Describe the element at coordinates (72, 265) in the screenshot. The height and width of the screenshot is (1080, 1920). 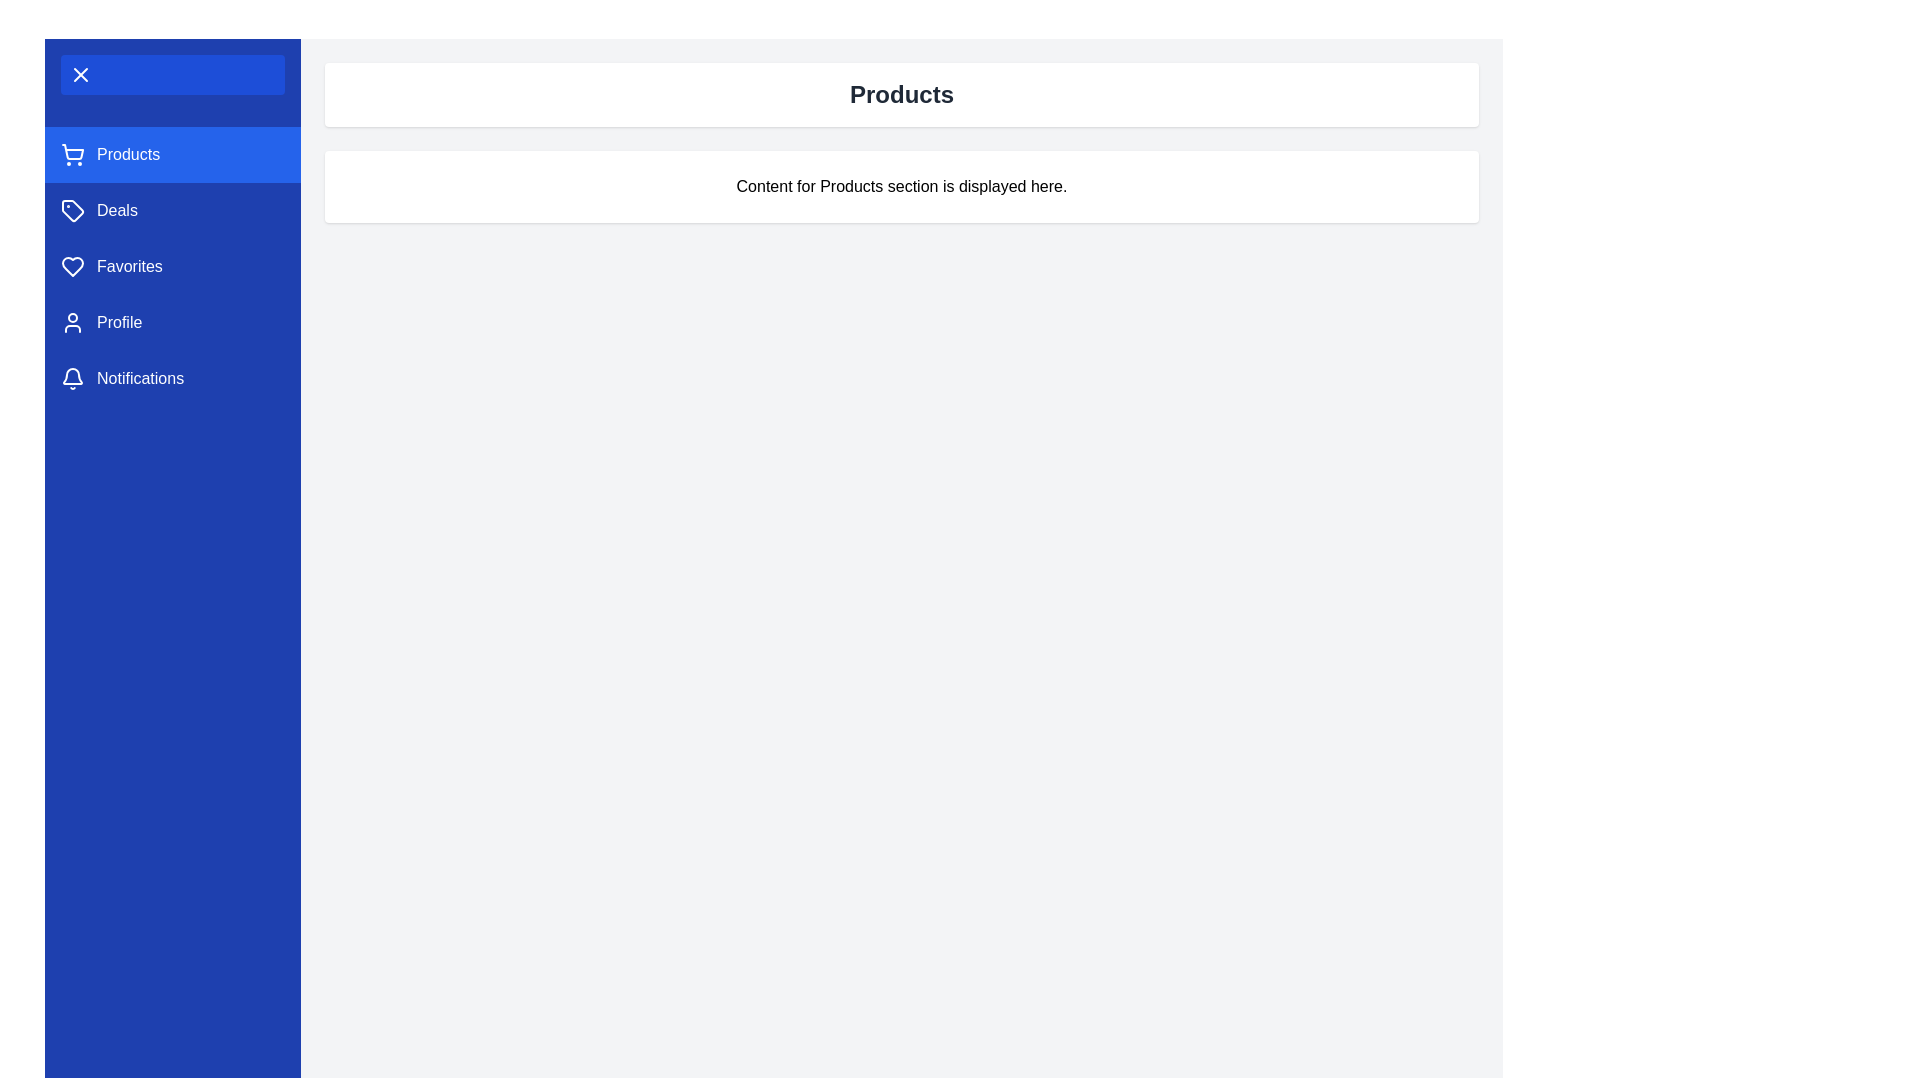
I see `the heart-shaped icon in the vertical navigation sidebar, which is part of the 'Favorites' menu item located to the left of the 'Favorites' label` at that location.